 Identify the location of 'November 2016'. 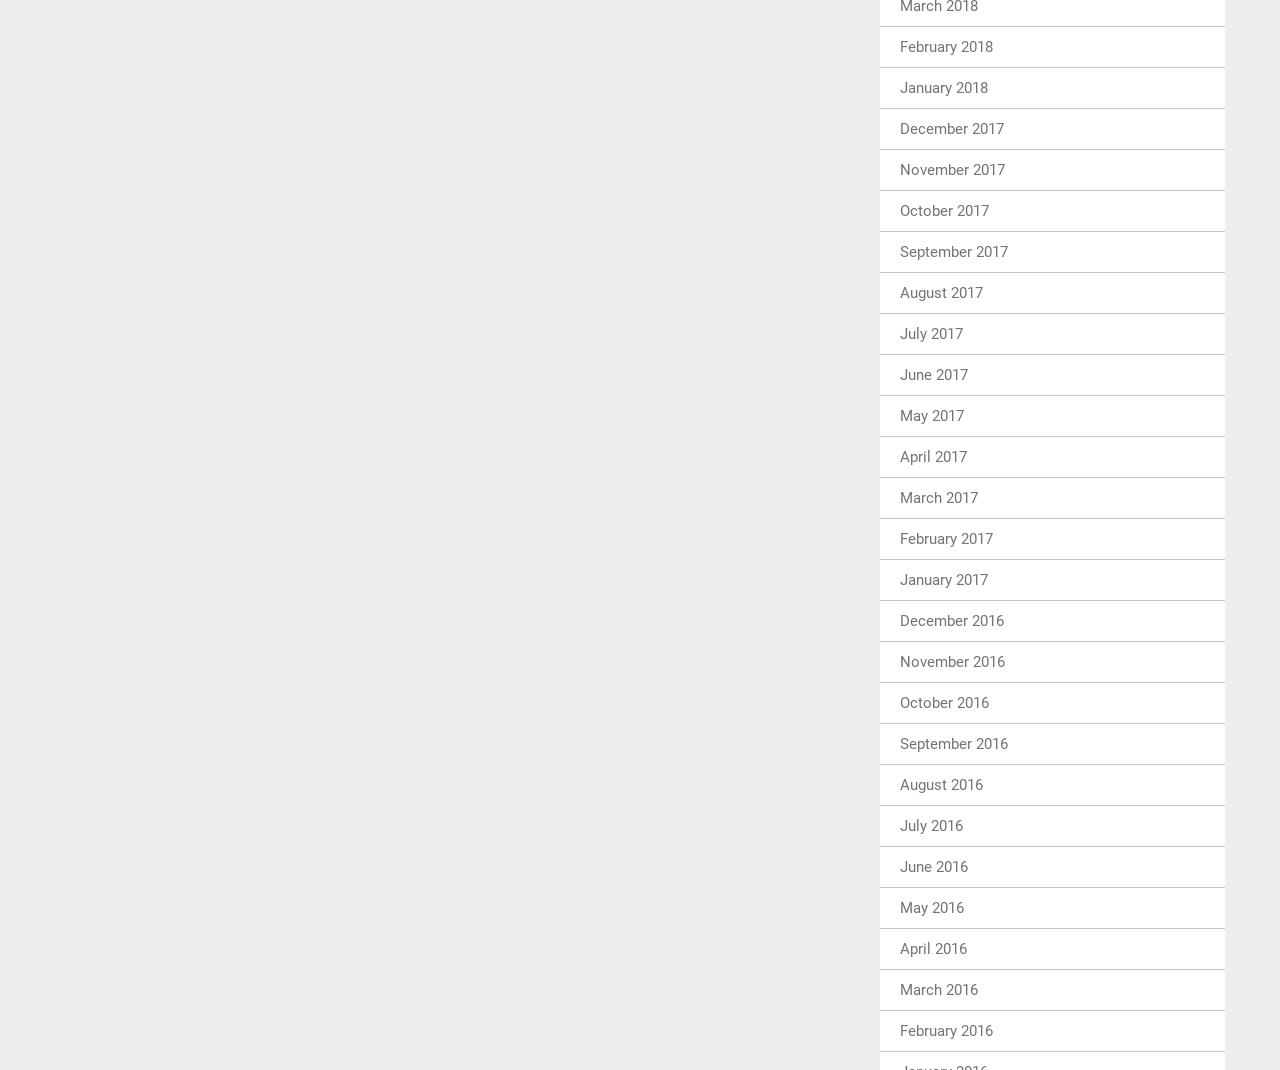
(951, 661).